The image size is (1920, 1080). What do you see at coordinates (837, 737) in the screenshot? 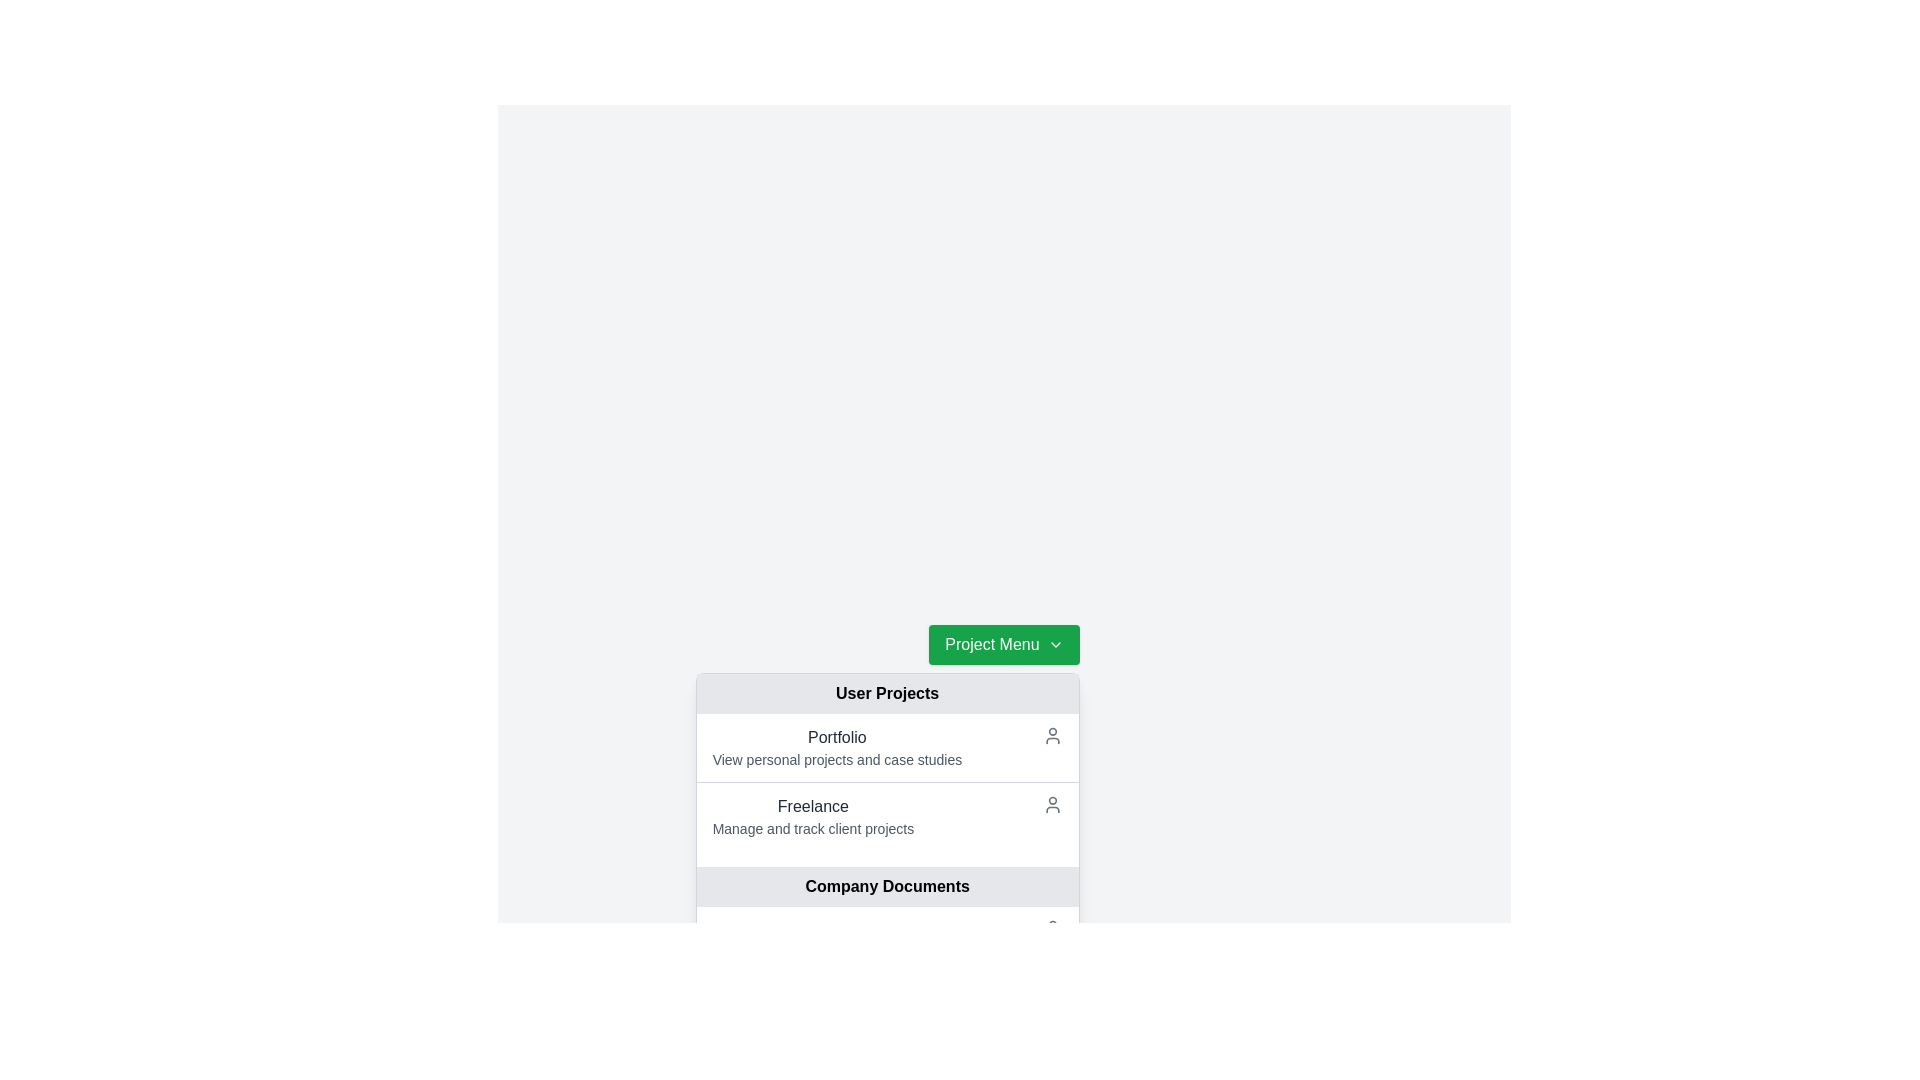
I see `the 'Portfolio' text label, which is the first item in the 'User Projects' dropdown menu, to interact with this item` at bounding box center [837, 737].